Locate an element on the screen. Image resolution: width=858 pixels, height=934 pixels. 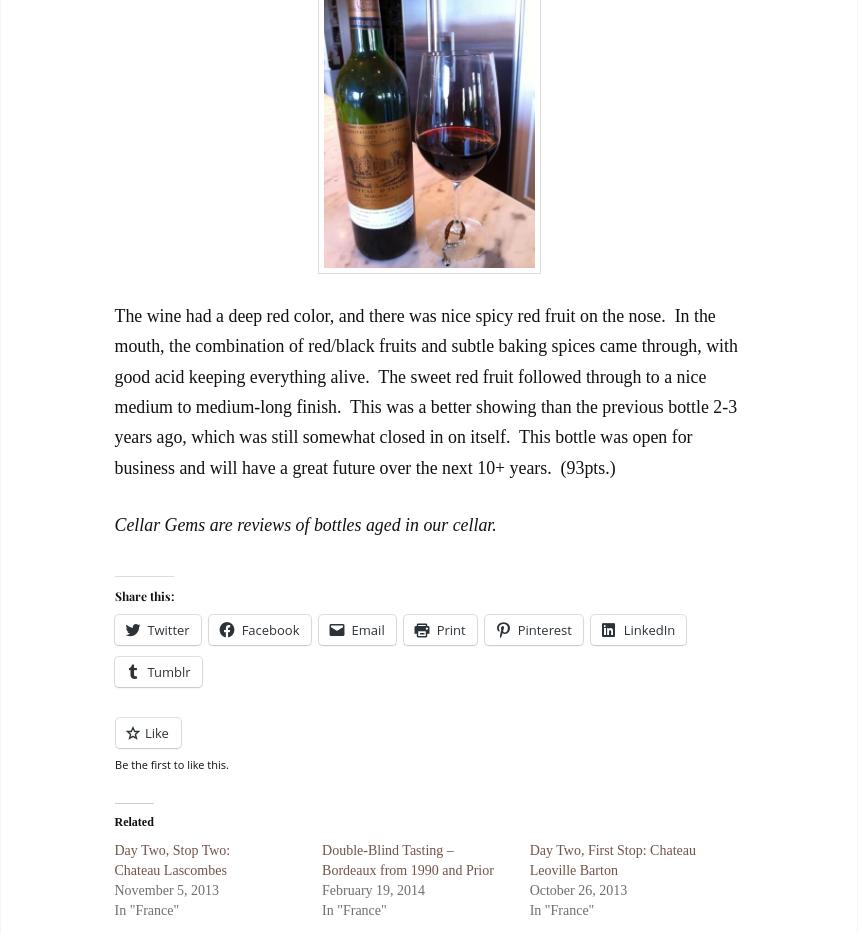
'Email' is located at coordinates (367, 629).